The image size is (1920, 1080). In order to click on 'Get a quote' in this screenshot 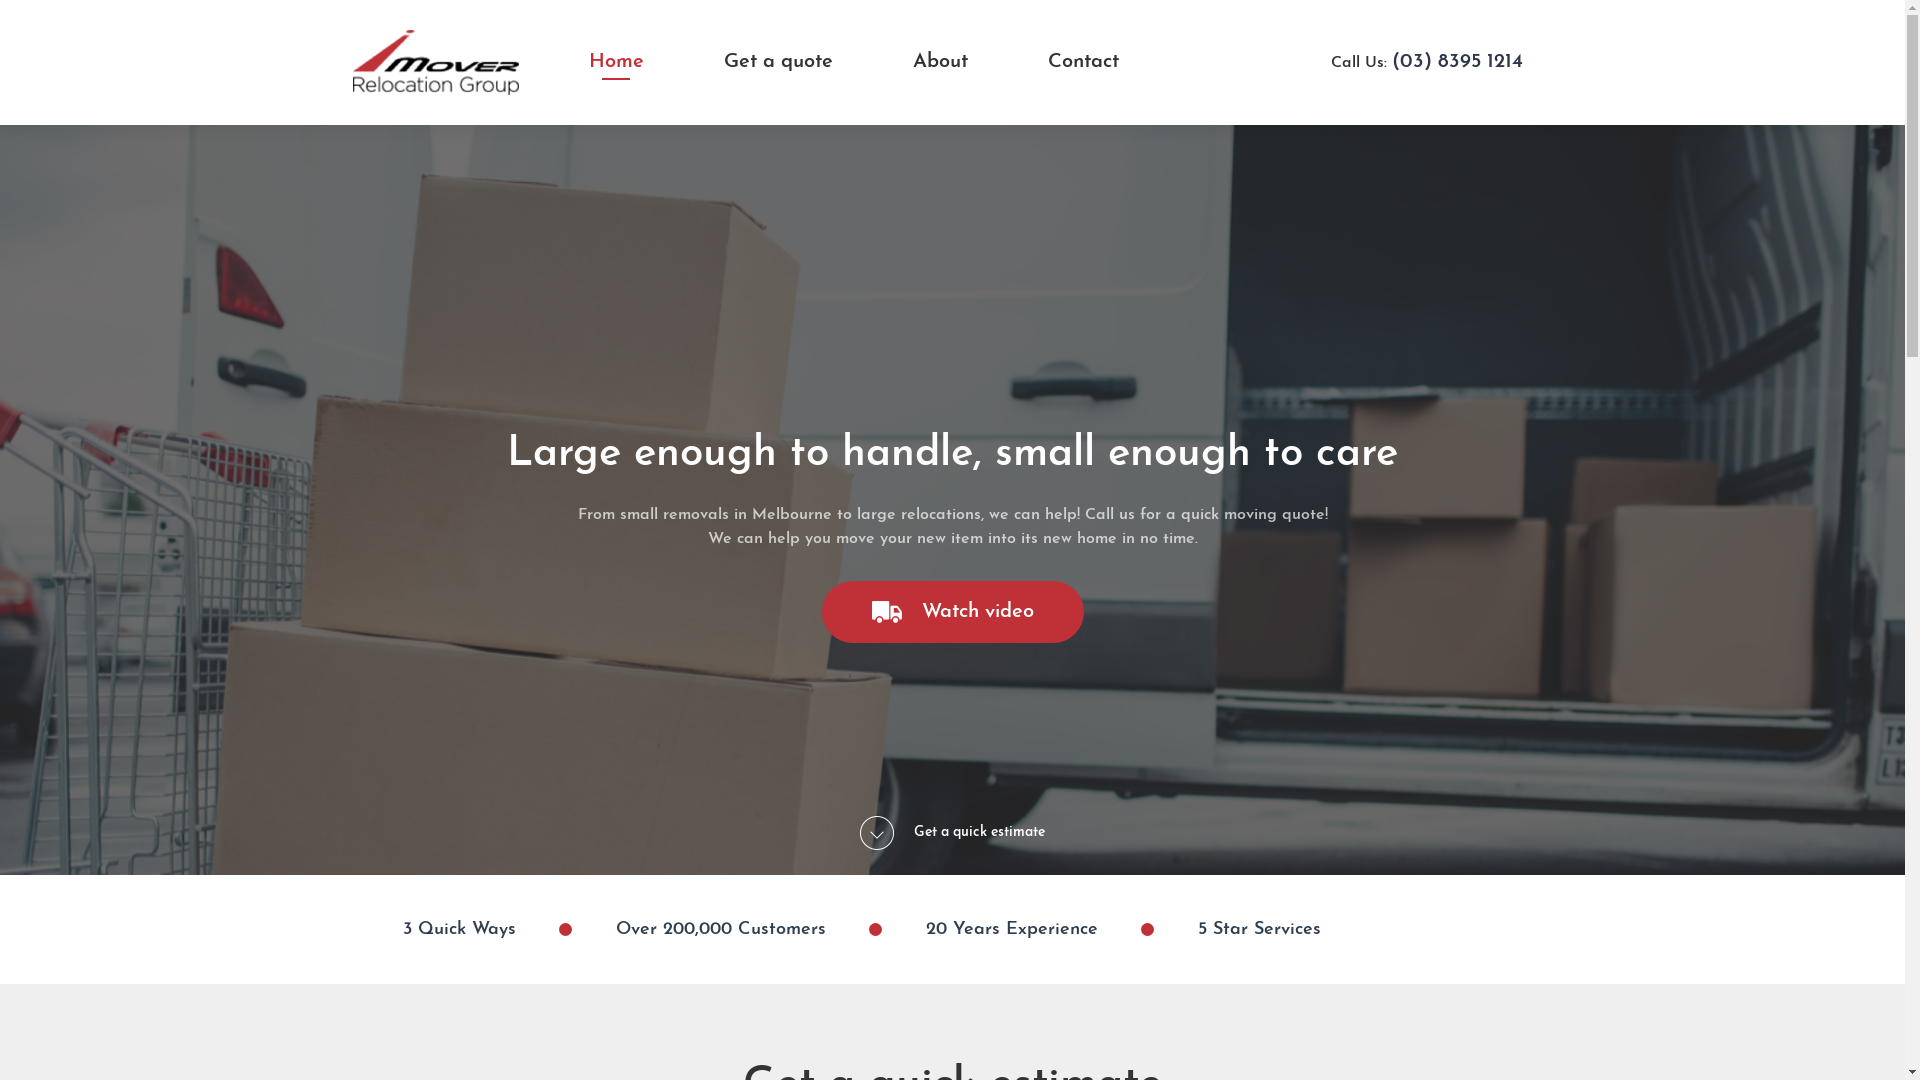, I will do `click(777, 60)`.